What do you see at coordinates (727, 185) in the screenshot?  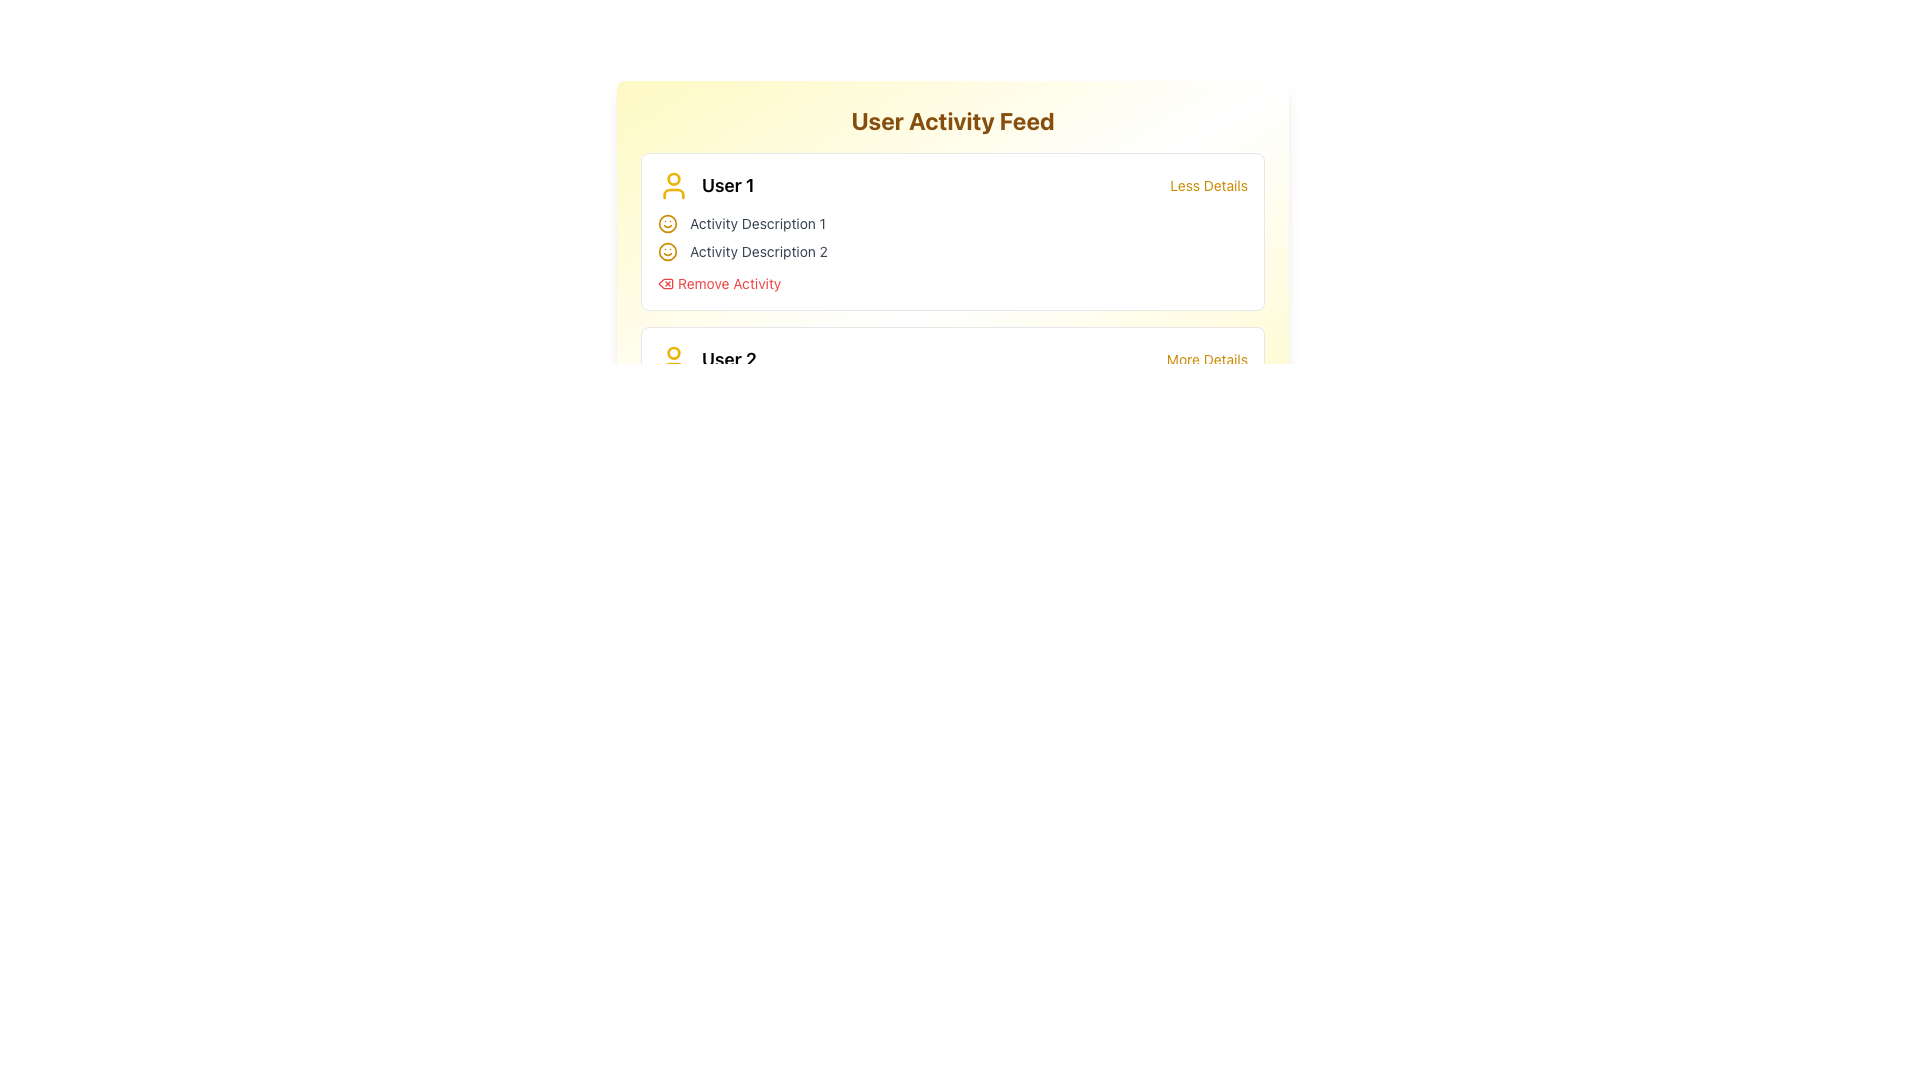 I see `the displayed name on the user profile text label located under the 'User Activity Feed' header, positioned to the right of the user profile icon` at bounding box center [727, 185].